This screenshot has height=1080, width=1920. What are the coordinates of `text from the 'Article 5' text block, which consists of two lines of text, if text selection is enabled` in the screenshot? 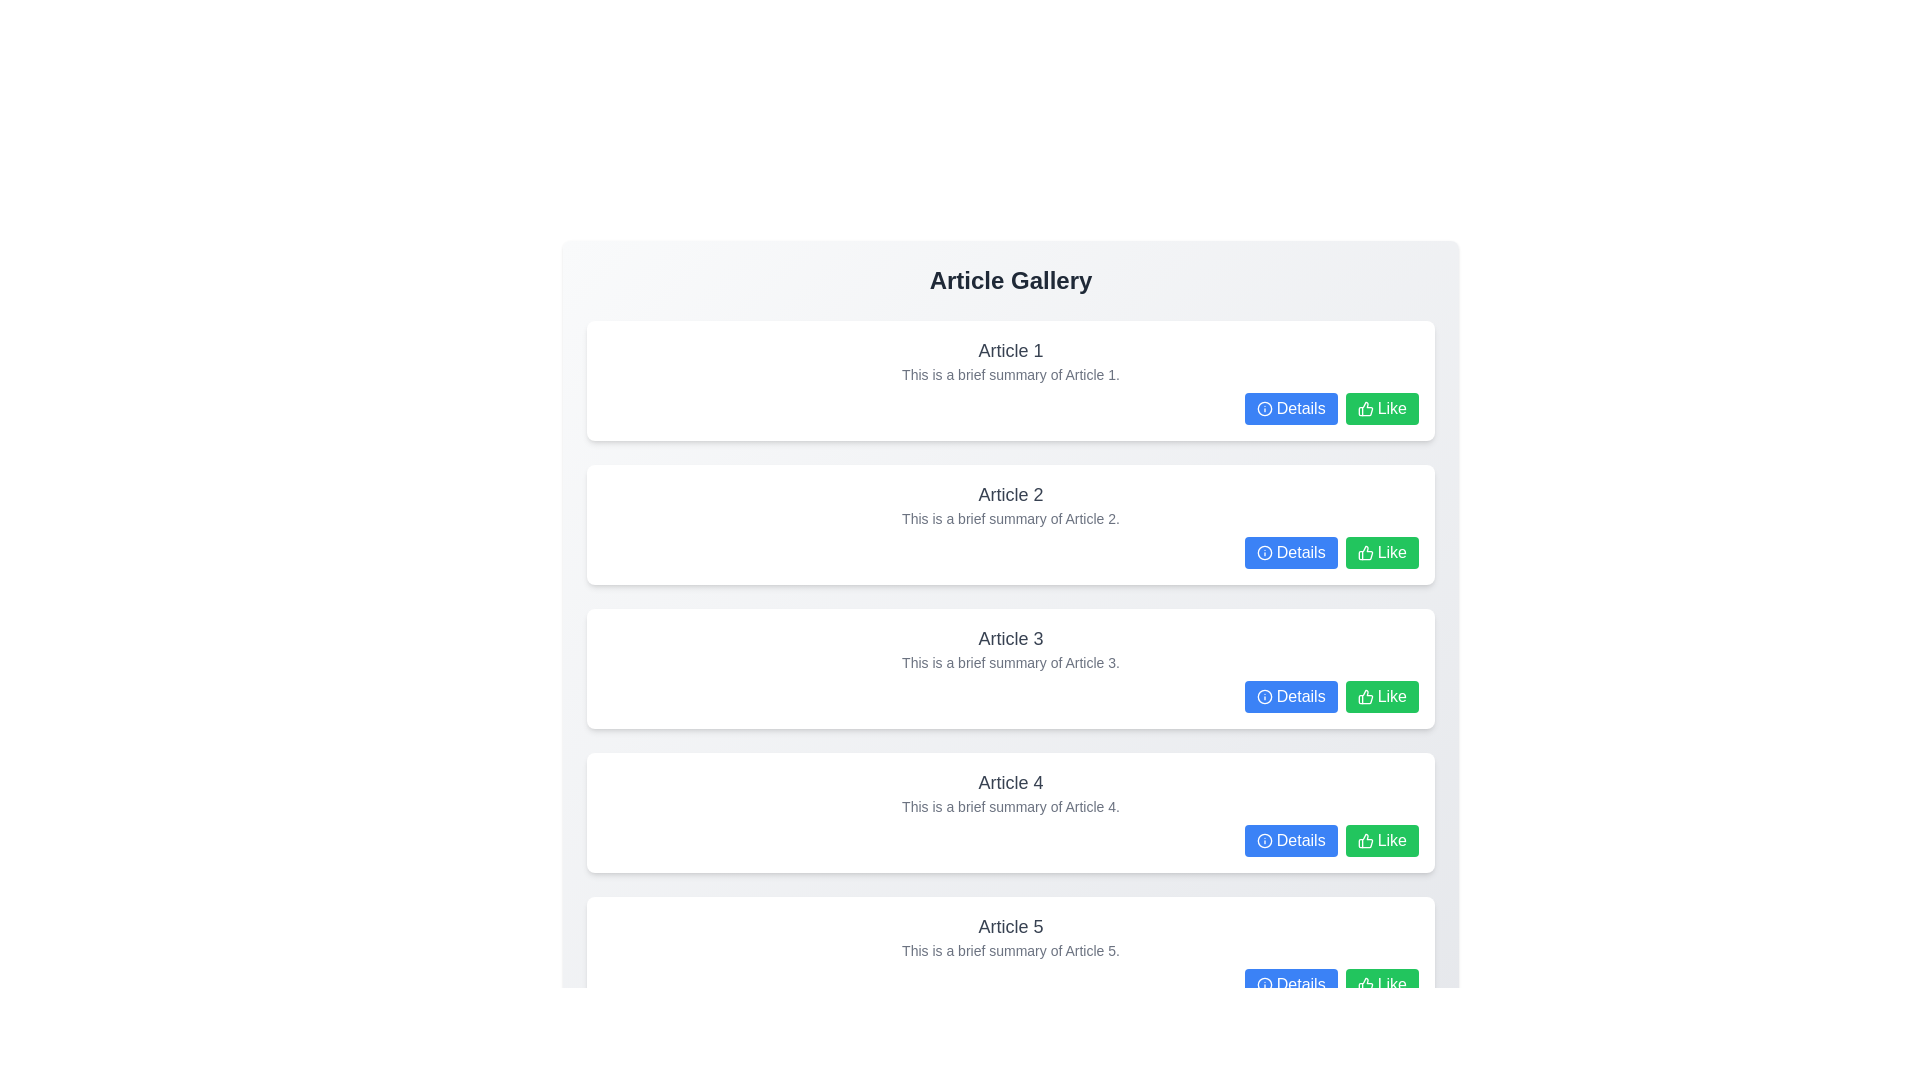 It's located at (1011, 937).